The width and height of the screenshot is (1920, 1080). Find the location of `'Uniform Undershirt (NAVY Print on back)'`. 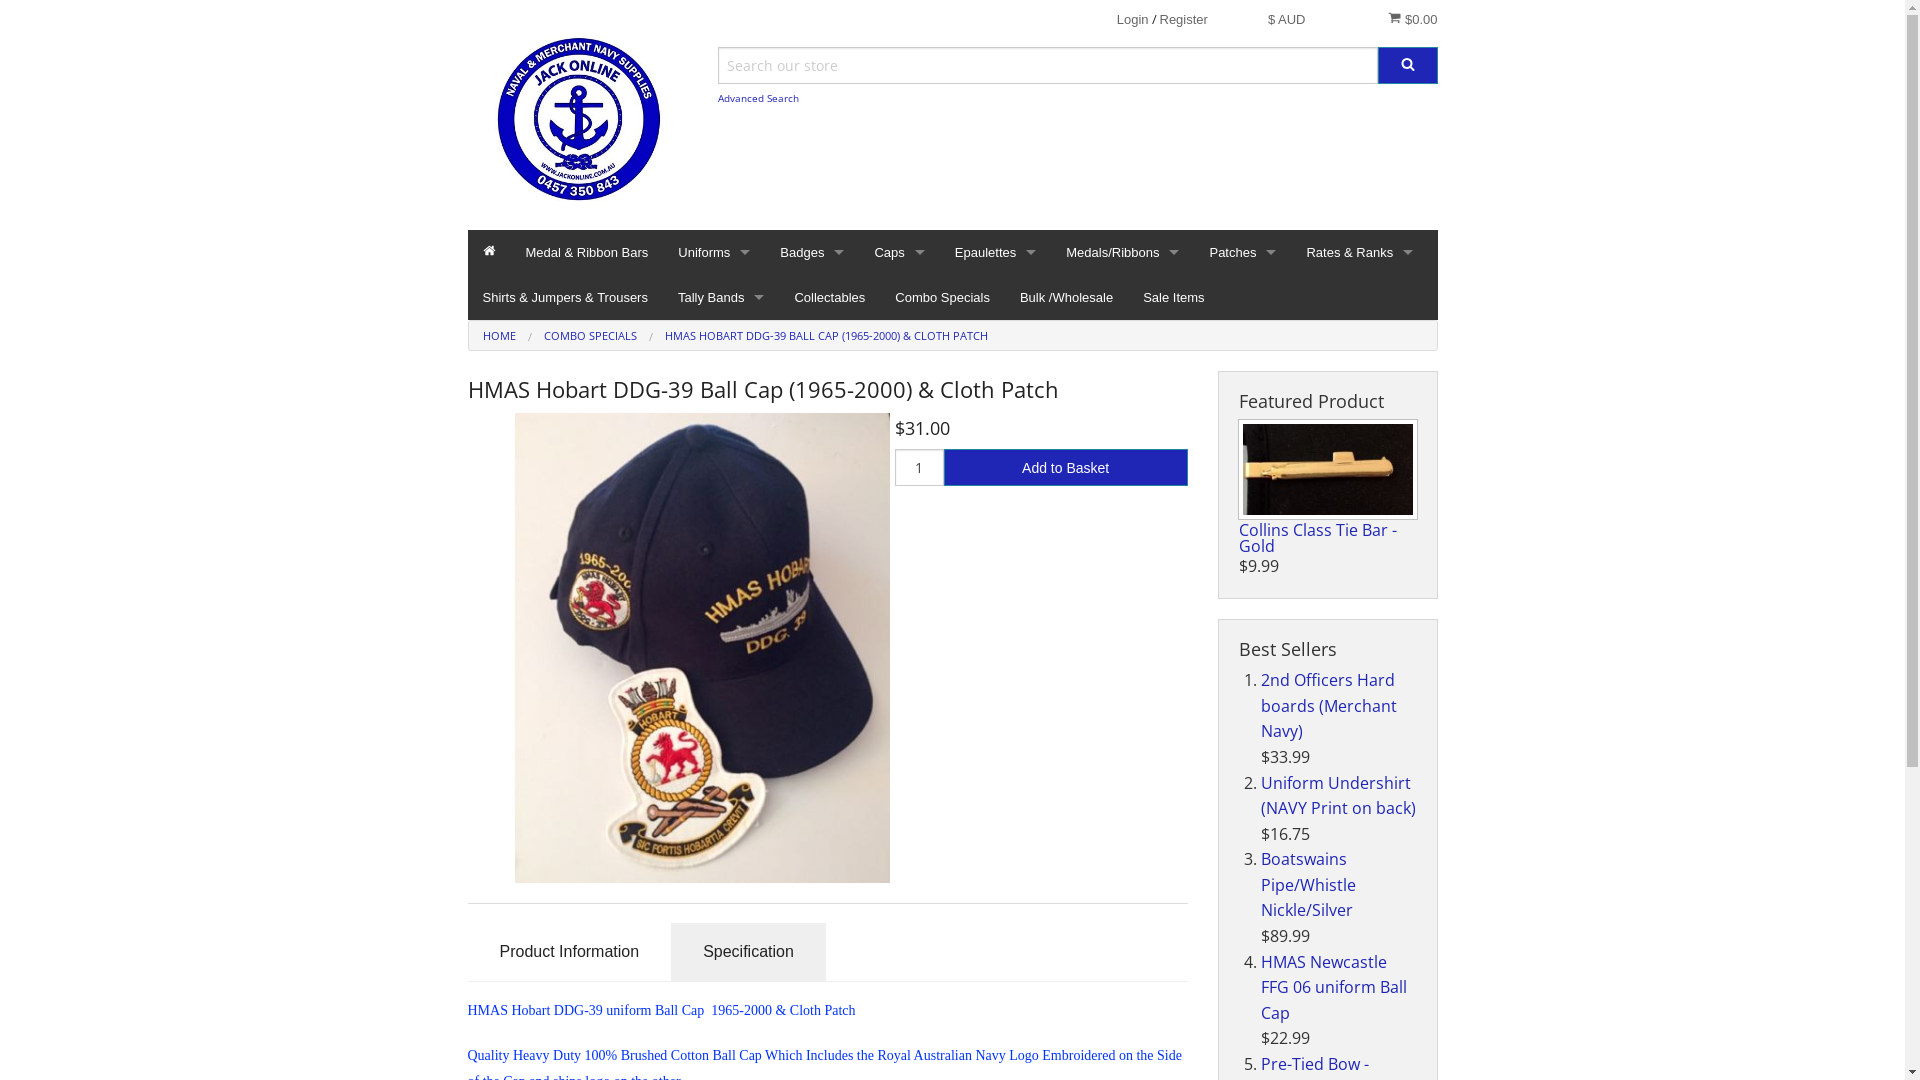

'Uniform Undershirt (NAVY Print on back)' is located at coordinates (1338, 794).